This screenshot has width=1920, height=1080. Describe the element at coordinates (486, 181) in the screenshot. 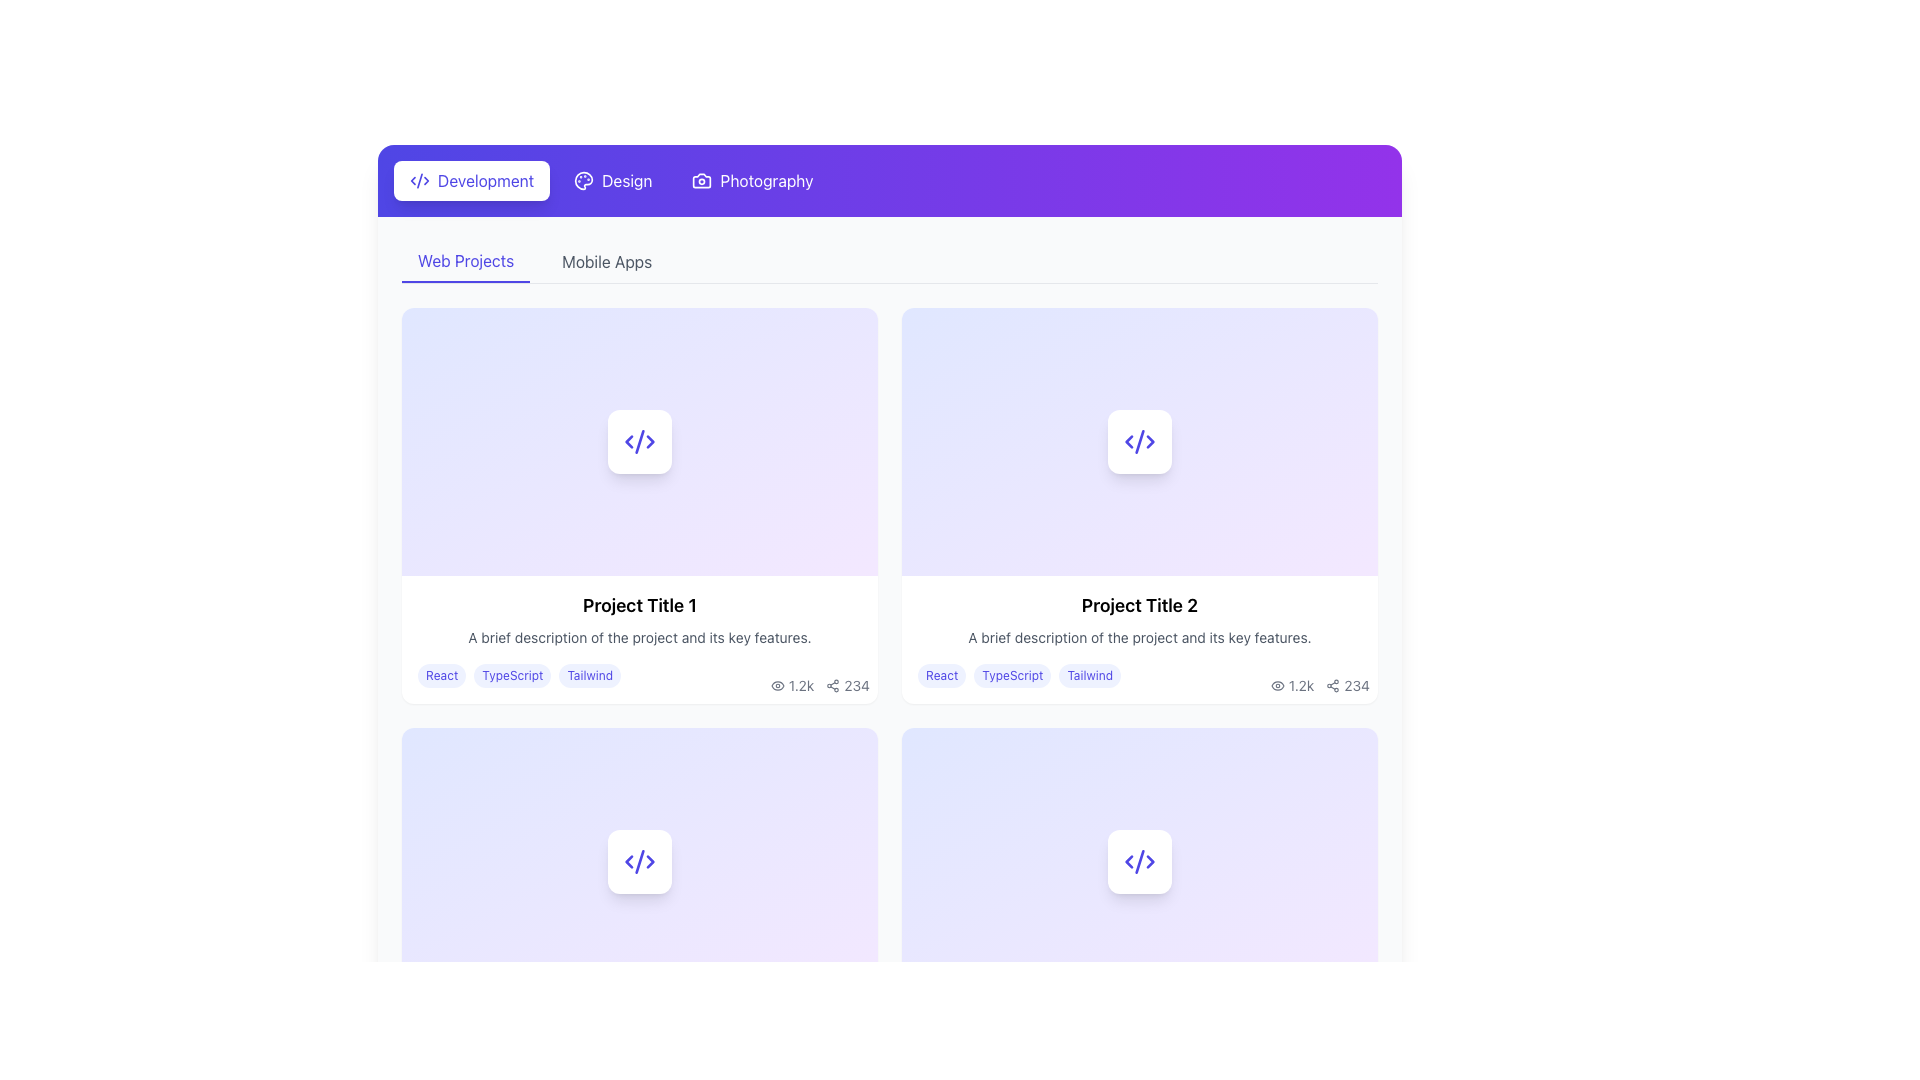

I see `the static text label displaying the word 'Development' in indigo color` at that location.